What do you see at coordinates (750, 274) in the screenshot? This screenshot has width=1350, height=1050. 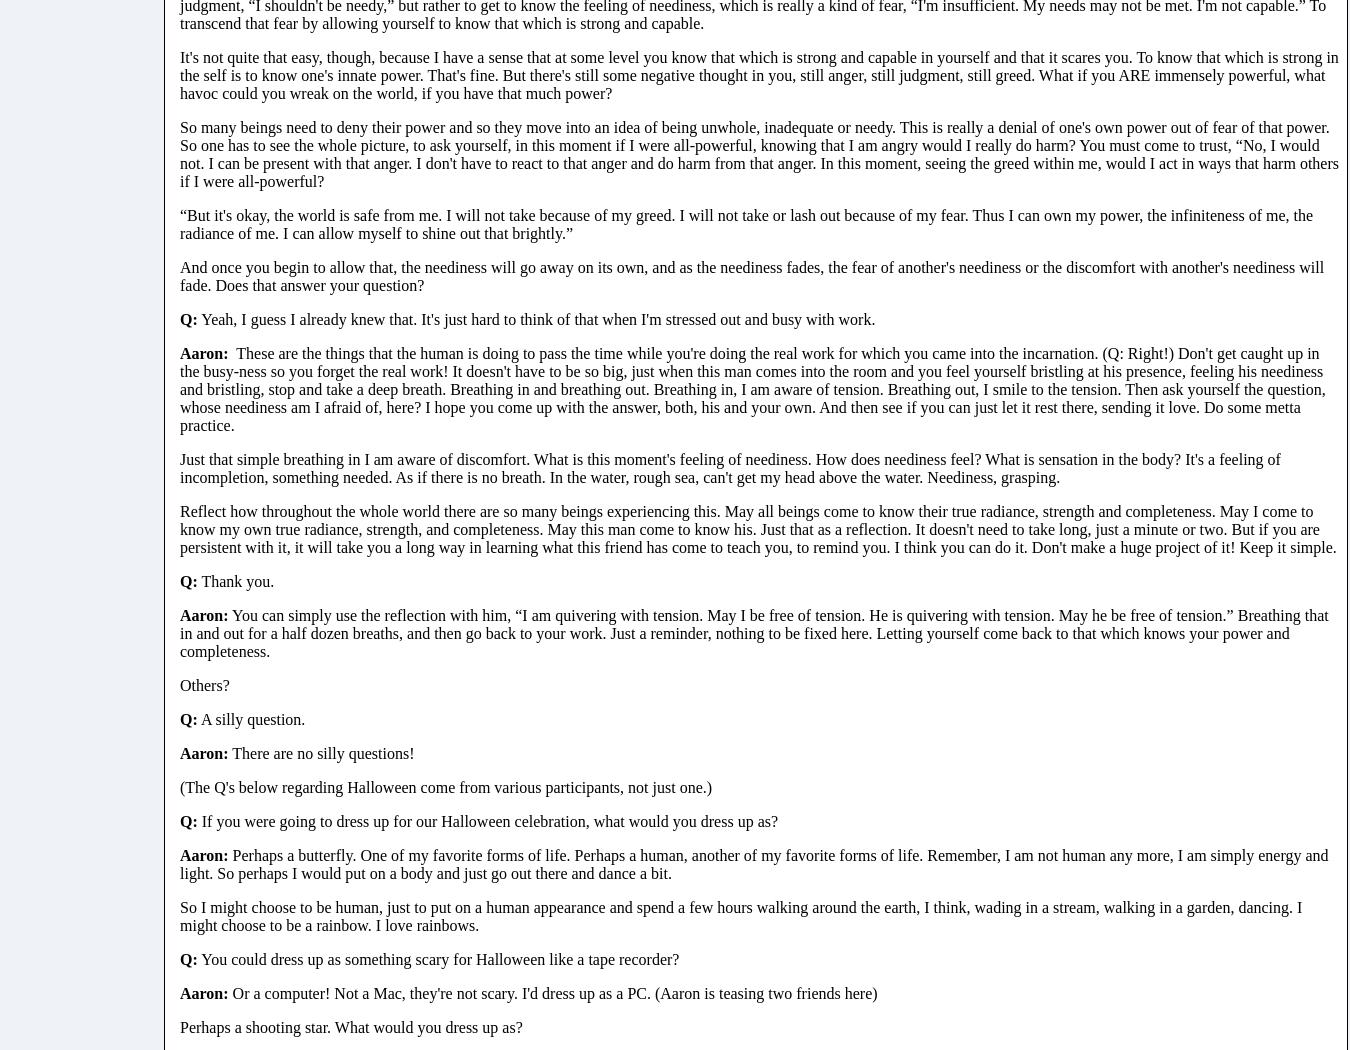 I see `'And once you begin to allow that, the neediness will go away on its own, and as the neediness fades, the fear of another's neediness or the discomfort with another's neediness will fade. Does that answer your question?'` at bounding box center [750, 274].